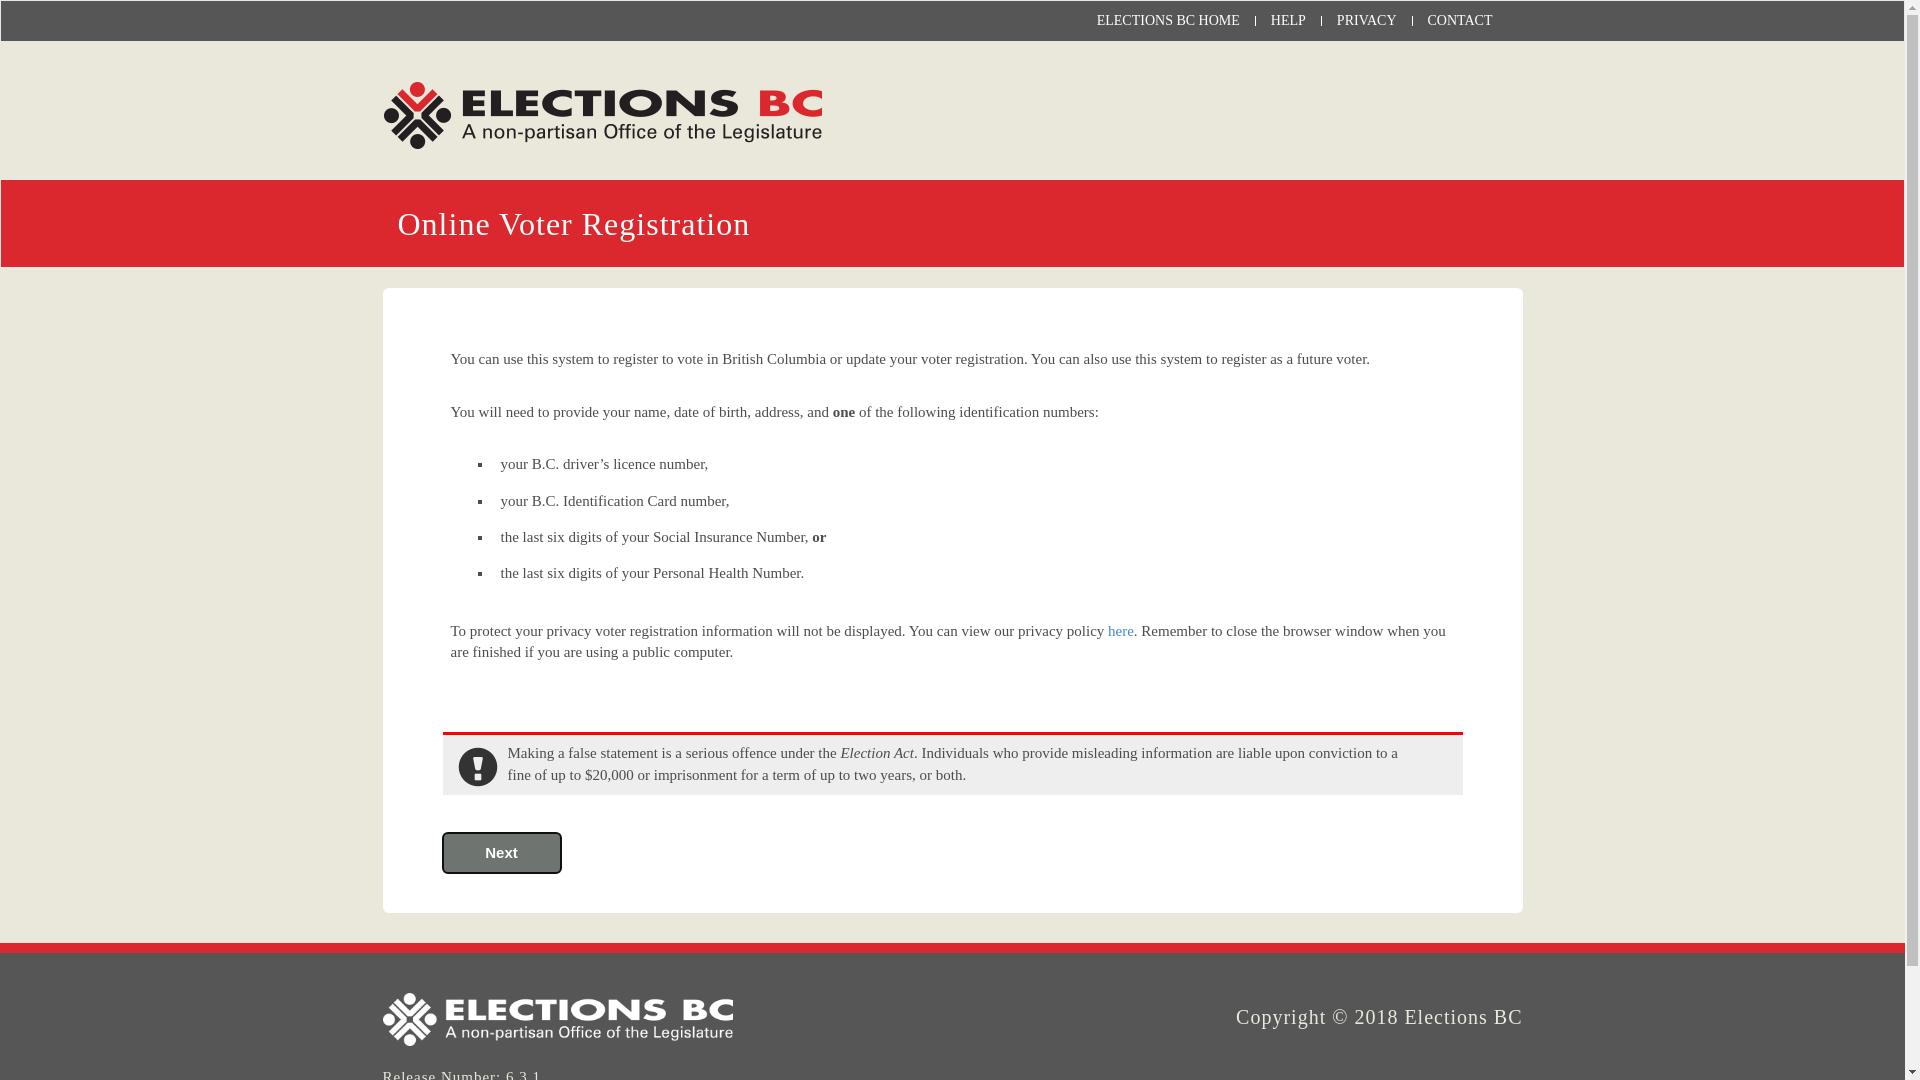  What do you see at coordinates (1288, 20) in the screenshot?
I see `'HELP'` at bounding box center [1288, 20].